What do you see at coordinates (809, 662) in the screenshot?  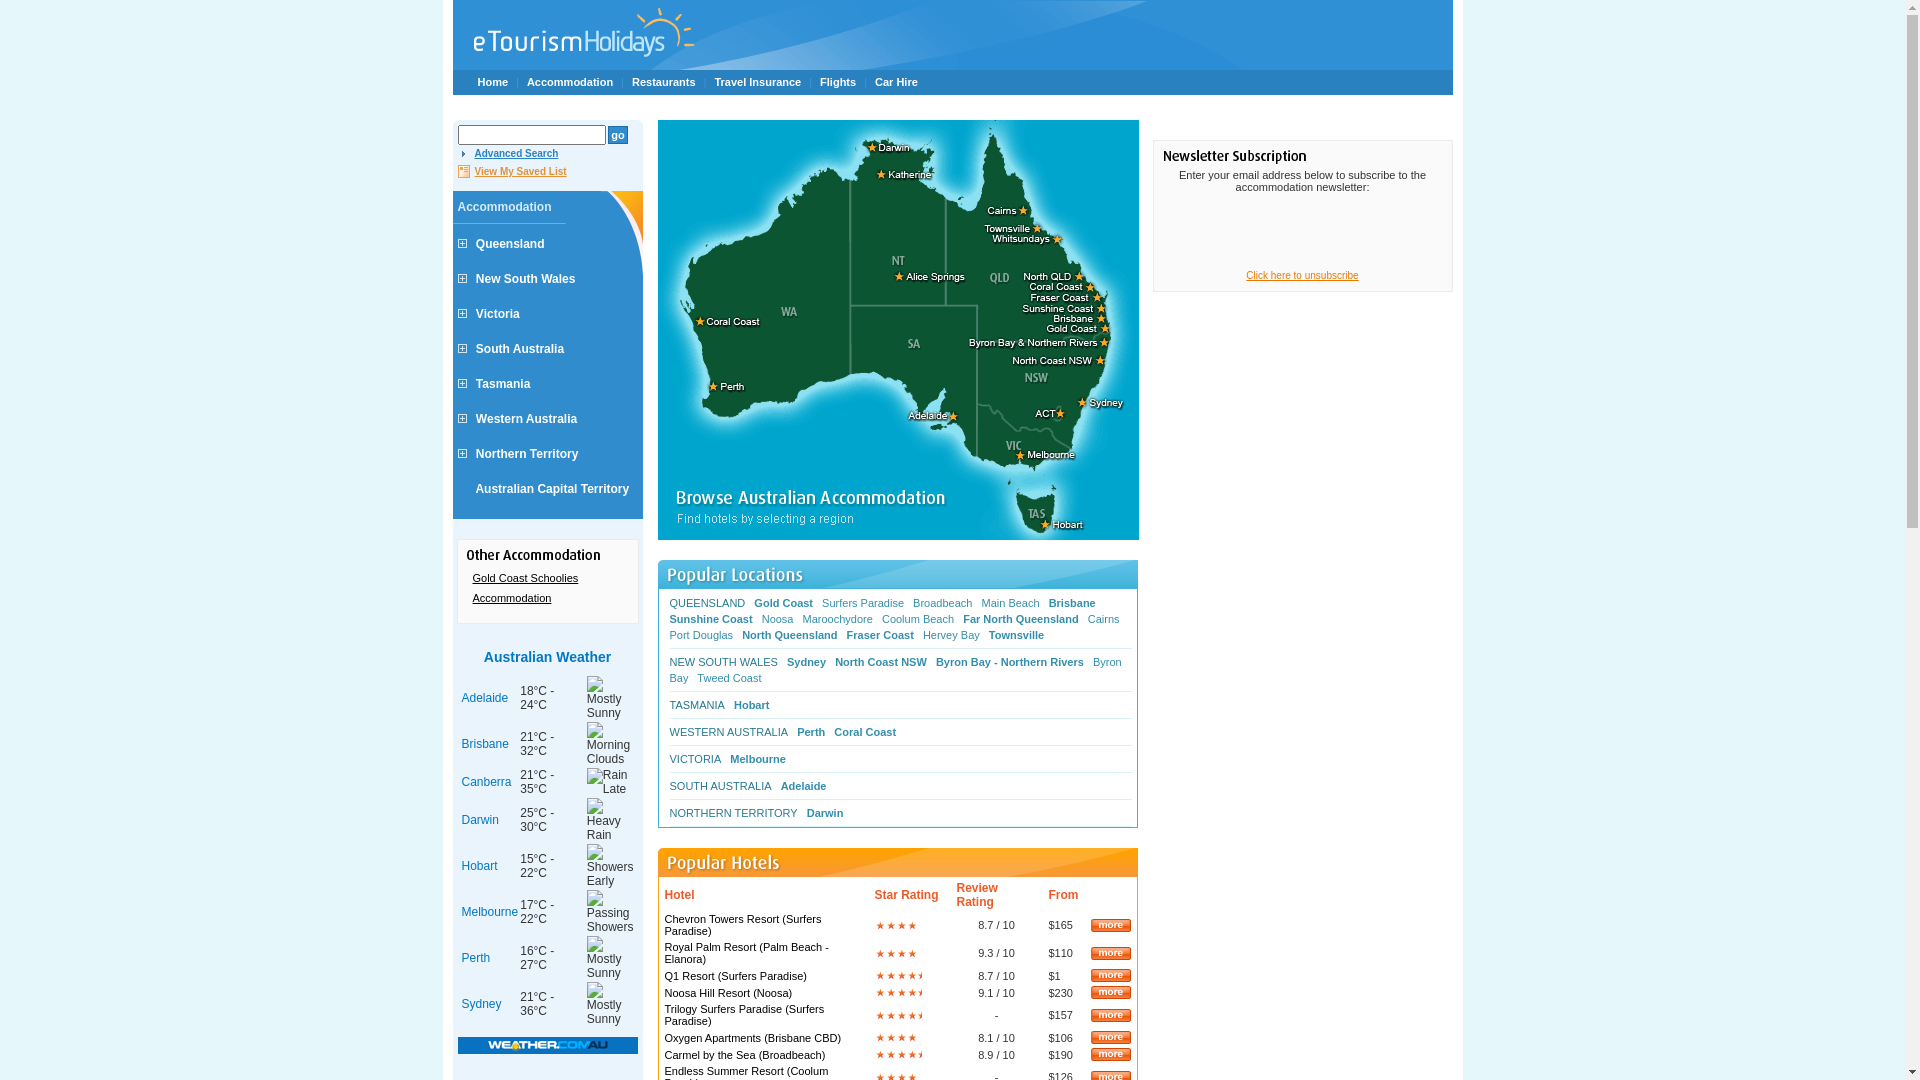 I see `'Sydney'` at bounding box center [809, 662].